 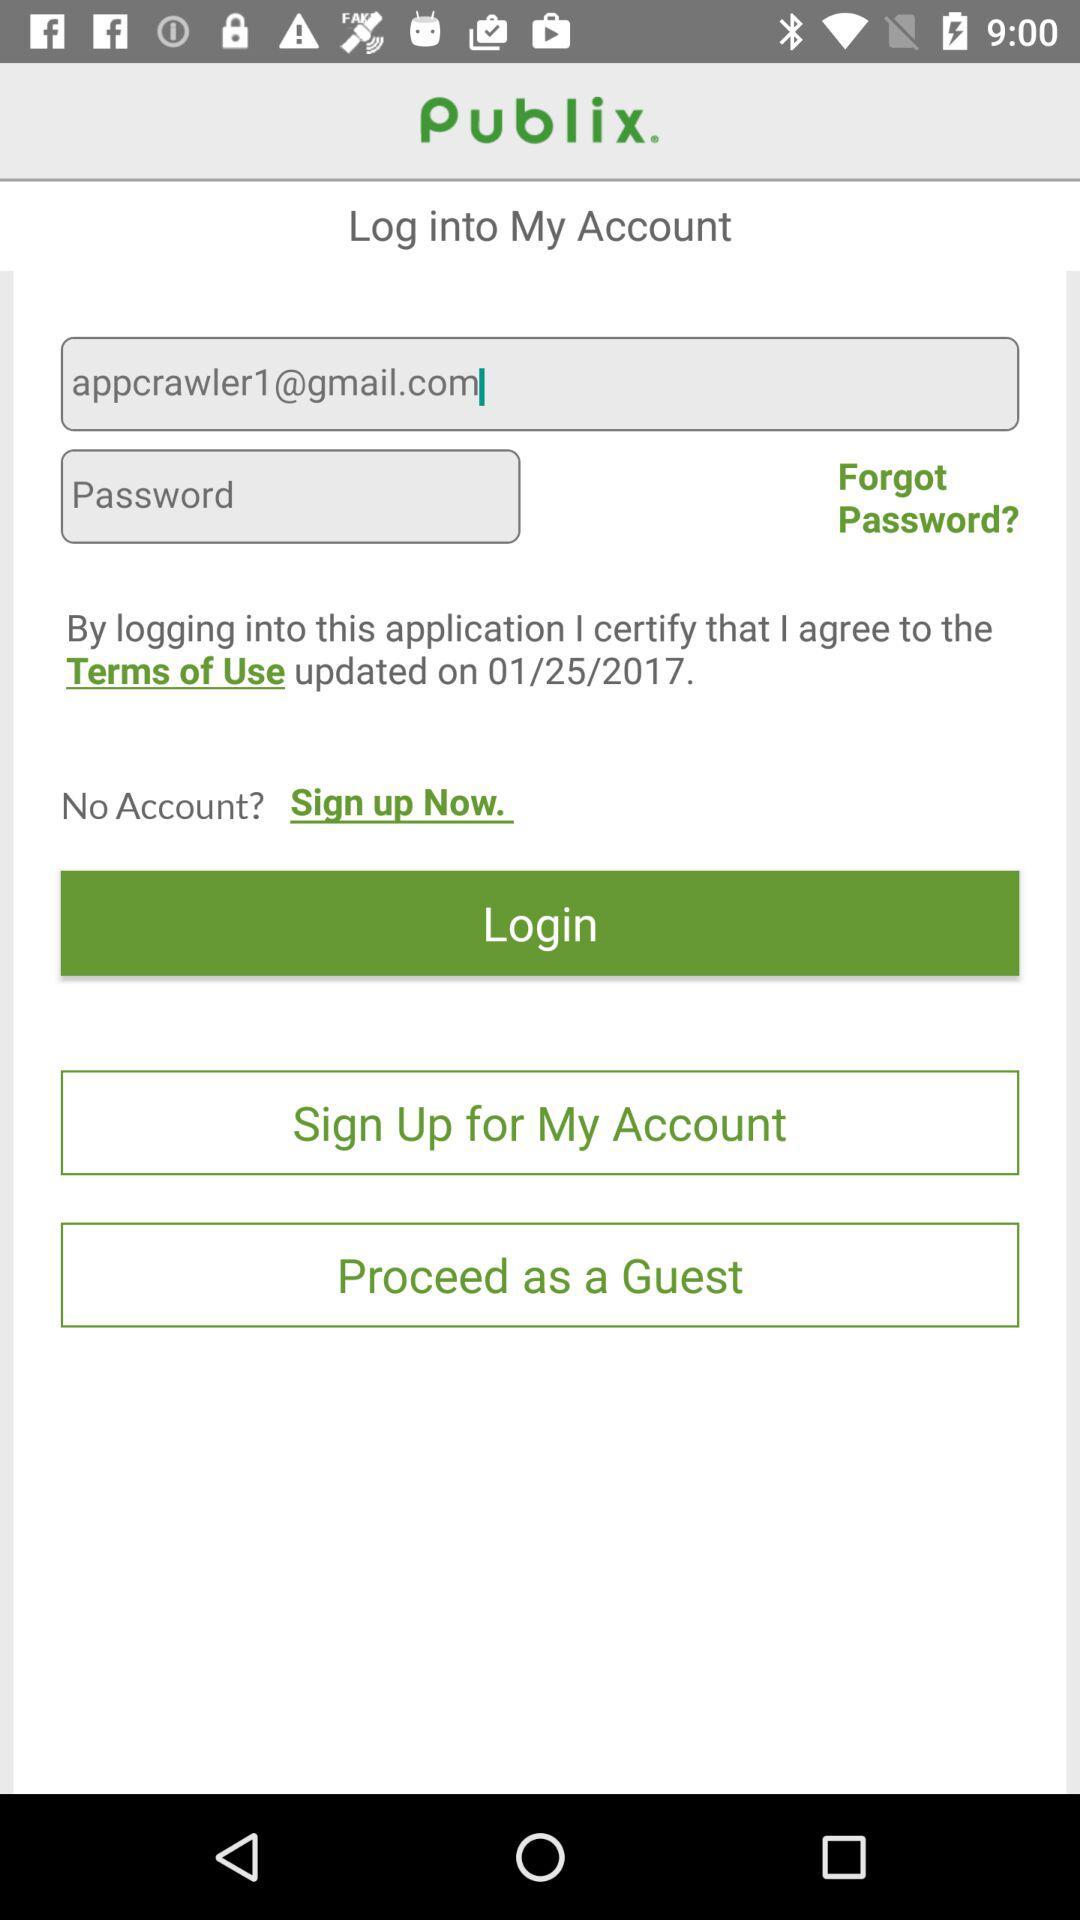 I want to click on proceed as a icon, so click(x=540, y=1274).